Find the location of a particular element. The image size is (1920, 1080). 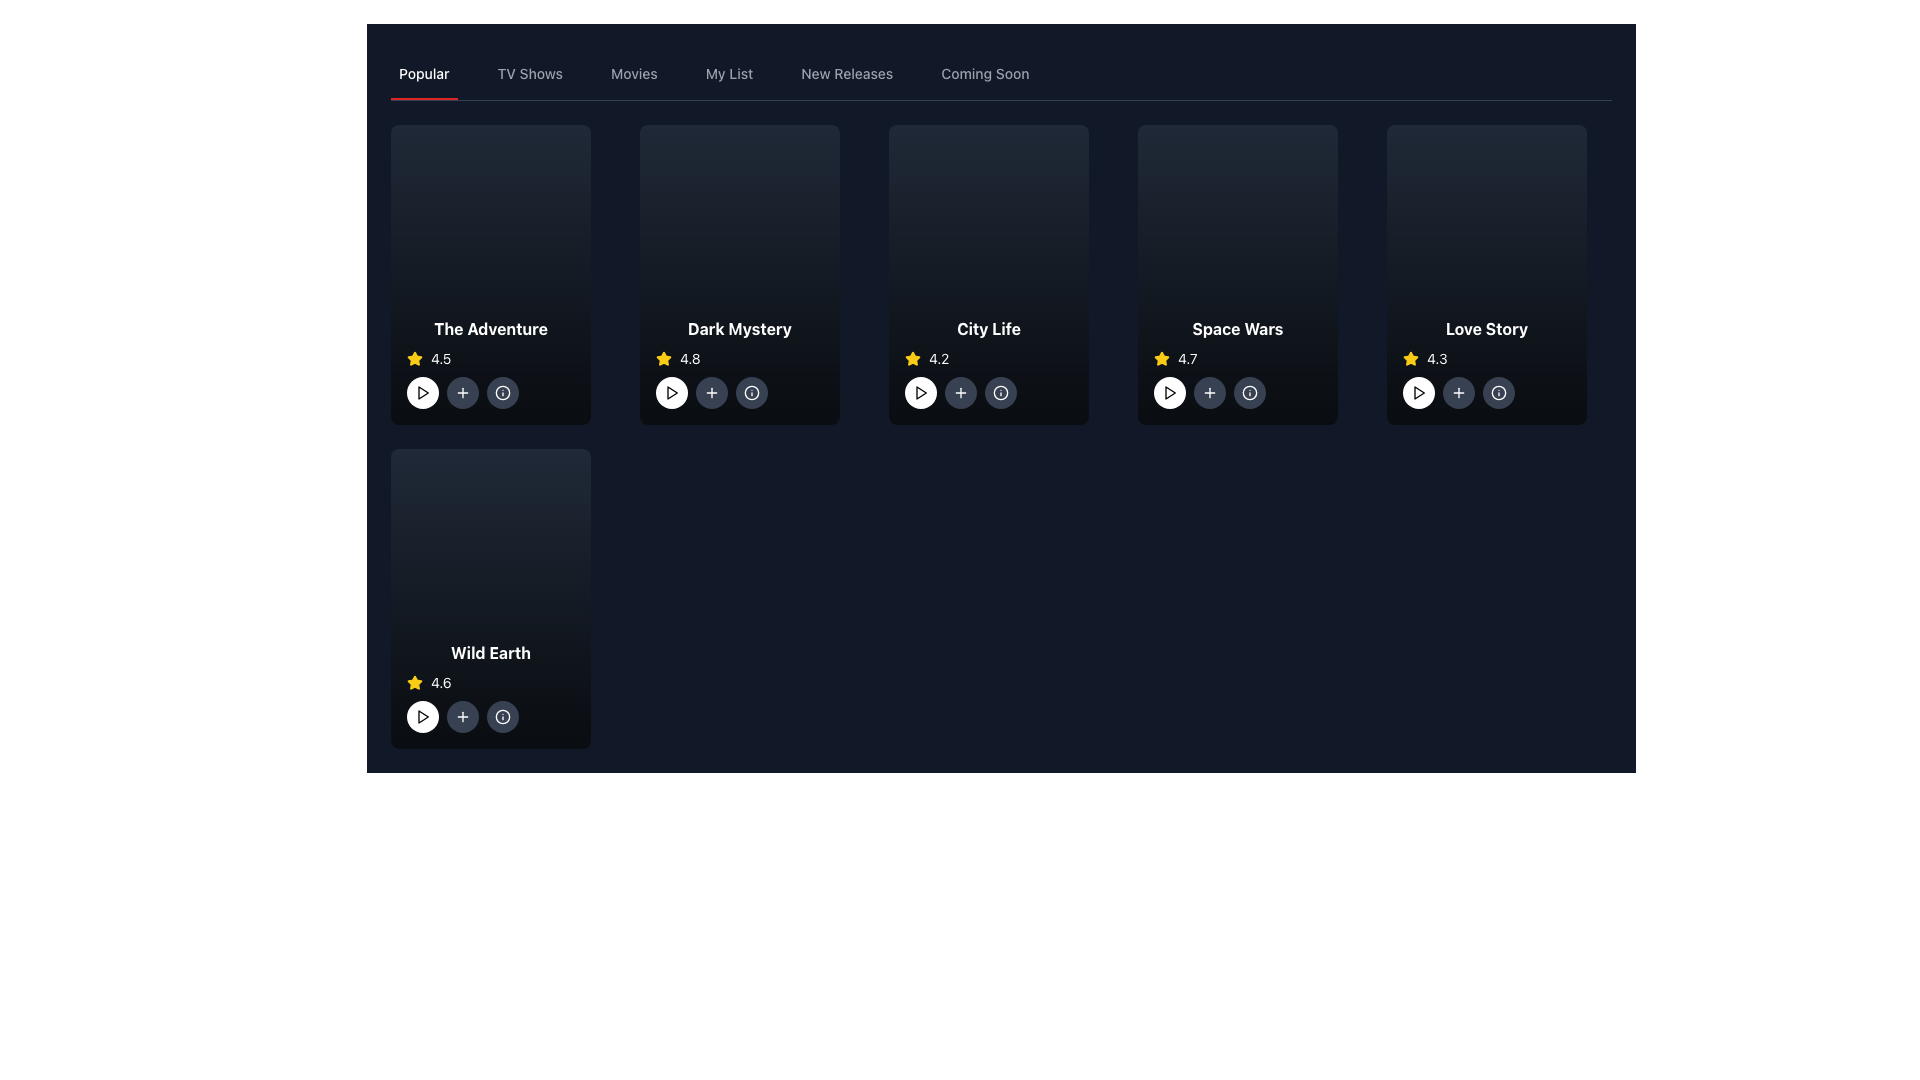

the first rating icon representing the movie 'Love Story', which visually indicates a rating of '4.3' is located at coordinates (1410, 357).